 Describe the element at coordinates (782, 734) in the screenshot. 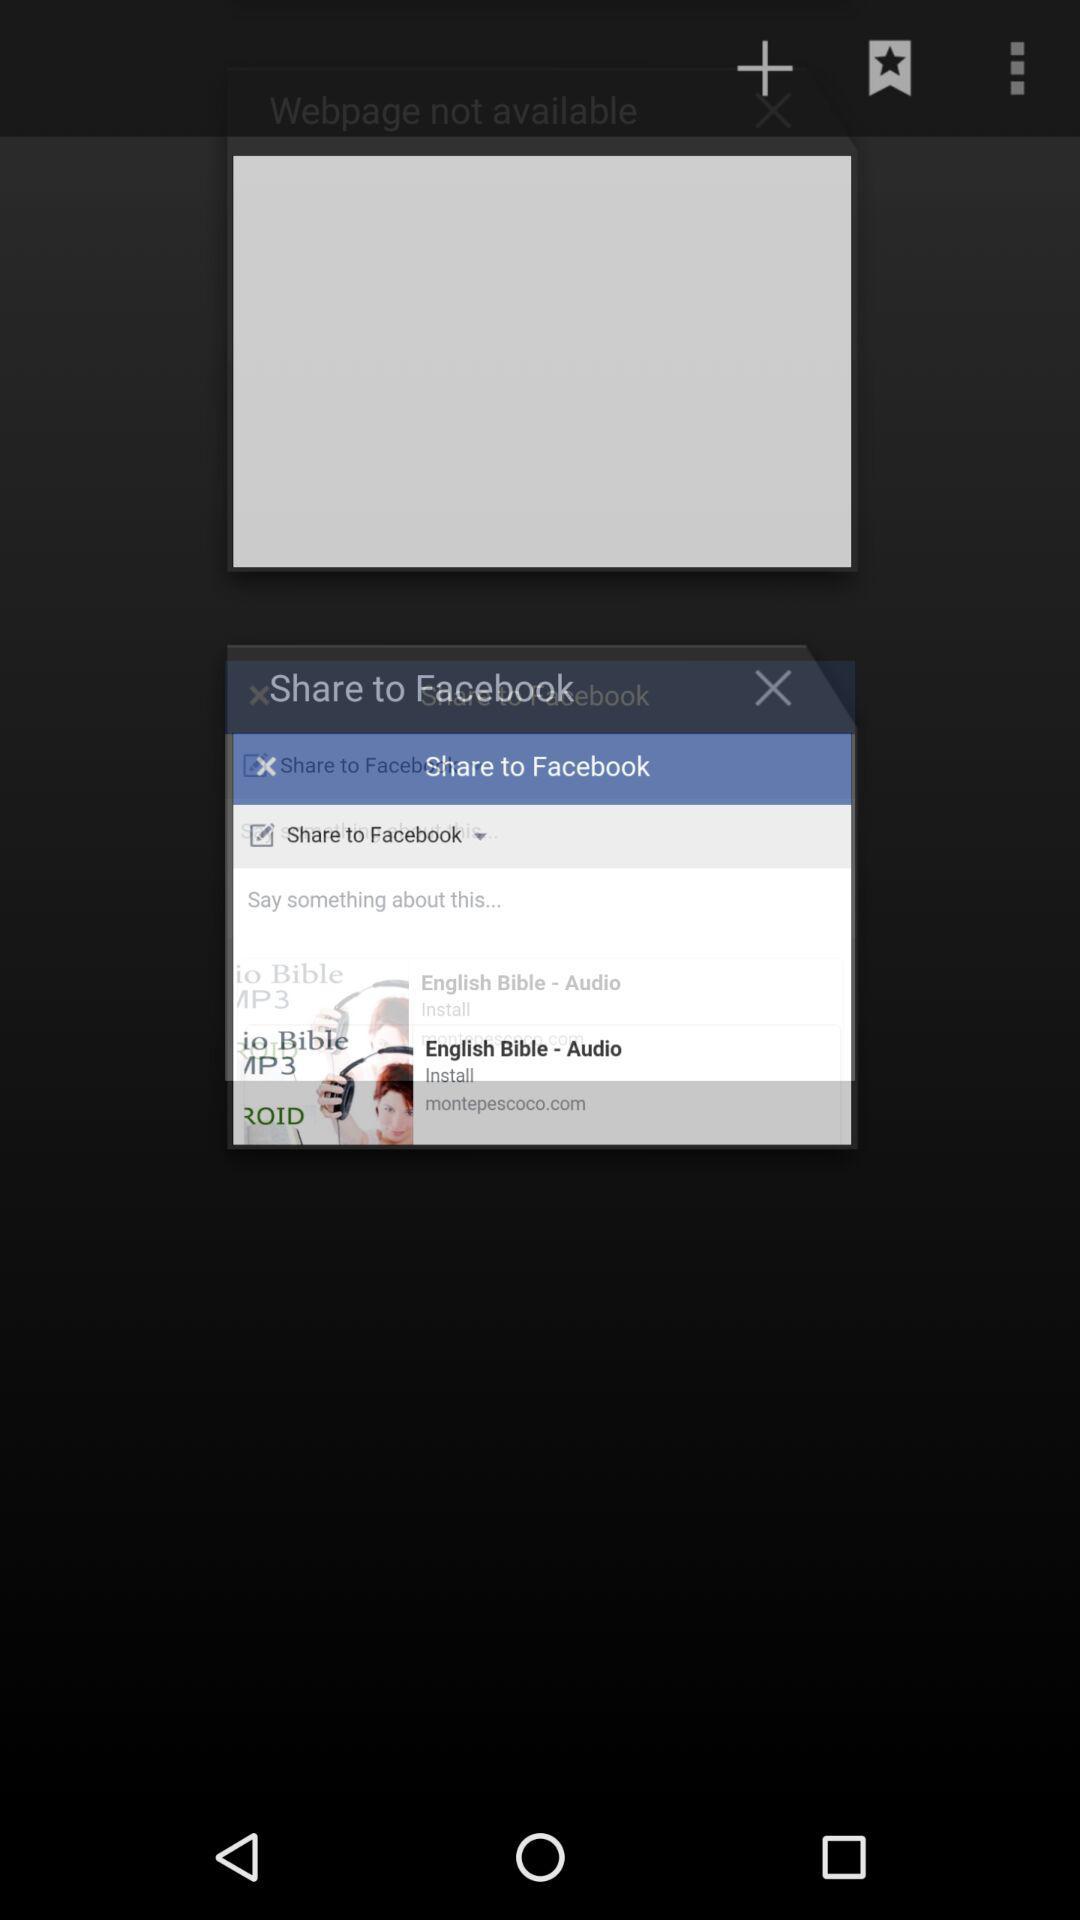

I see `the close icon` at that location.